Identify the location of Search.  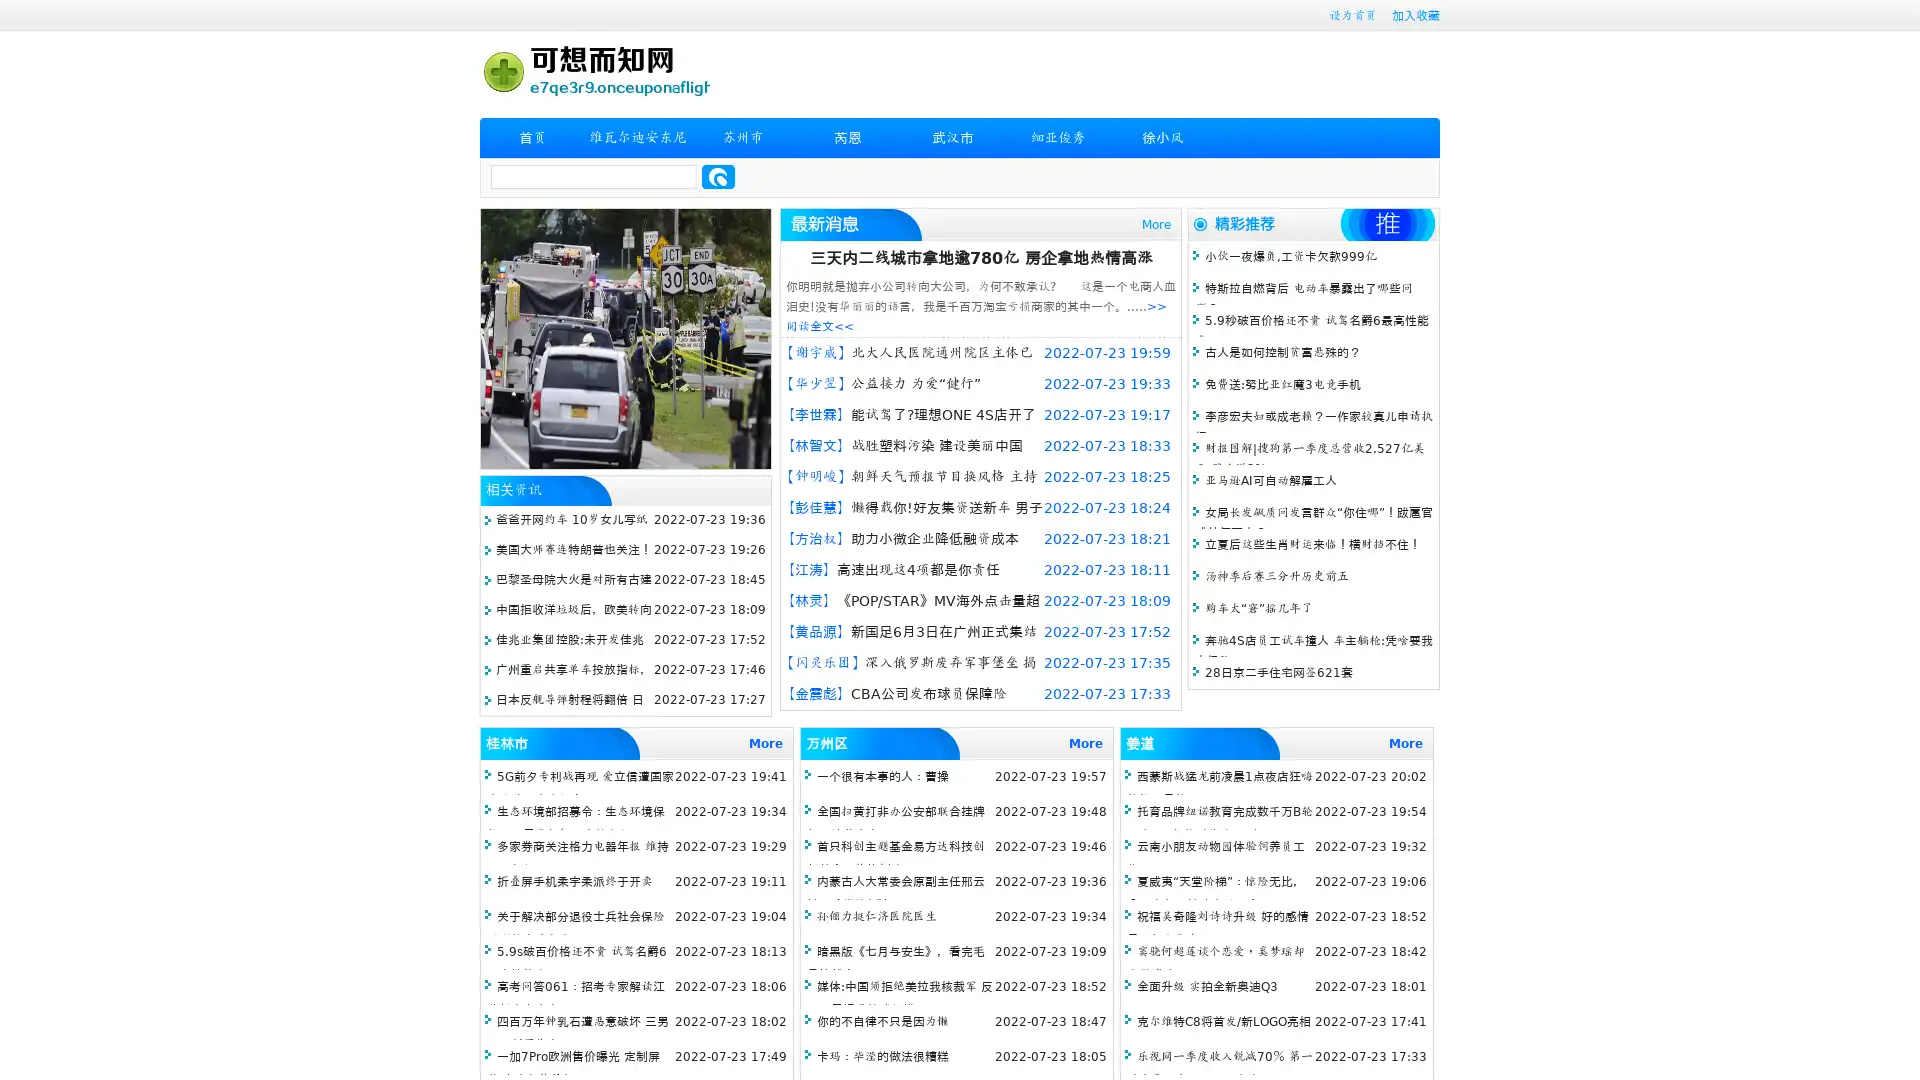
(718, 176).